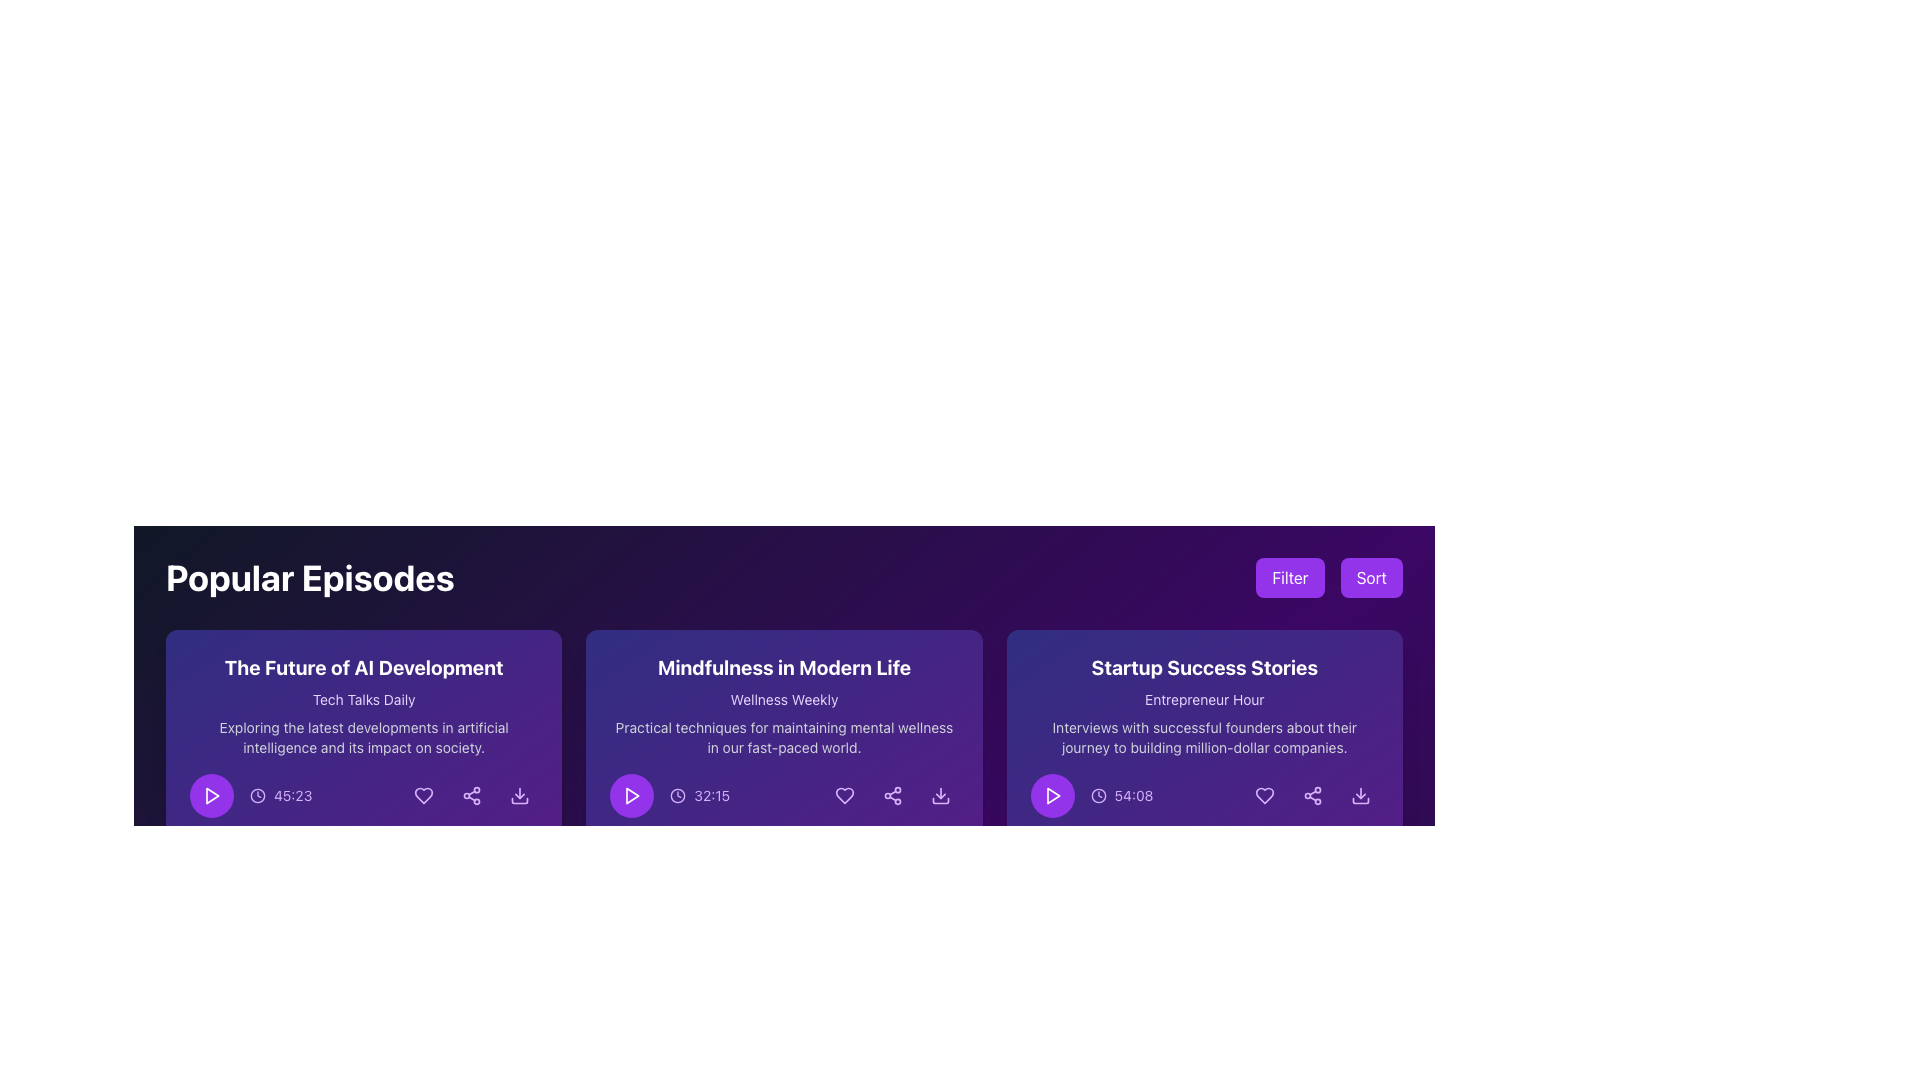 This screenshot has width=1920, height=1080. I want to click on the compact download icon button, which is a light purple outlined arrow pointing downward into a tray, located in the bottom-right corner of the interactive card labeled 'The Future of AI Development.', so click(520, 794).